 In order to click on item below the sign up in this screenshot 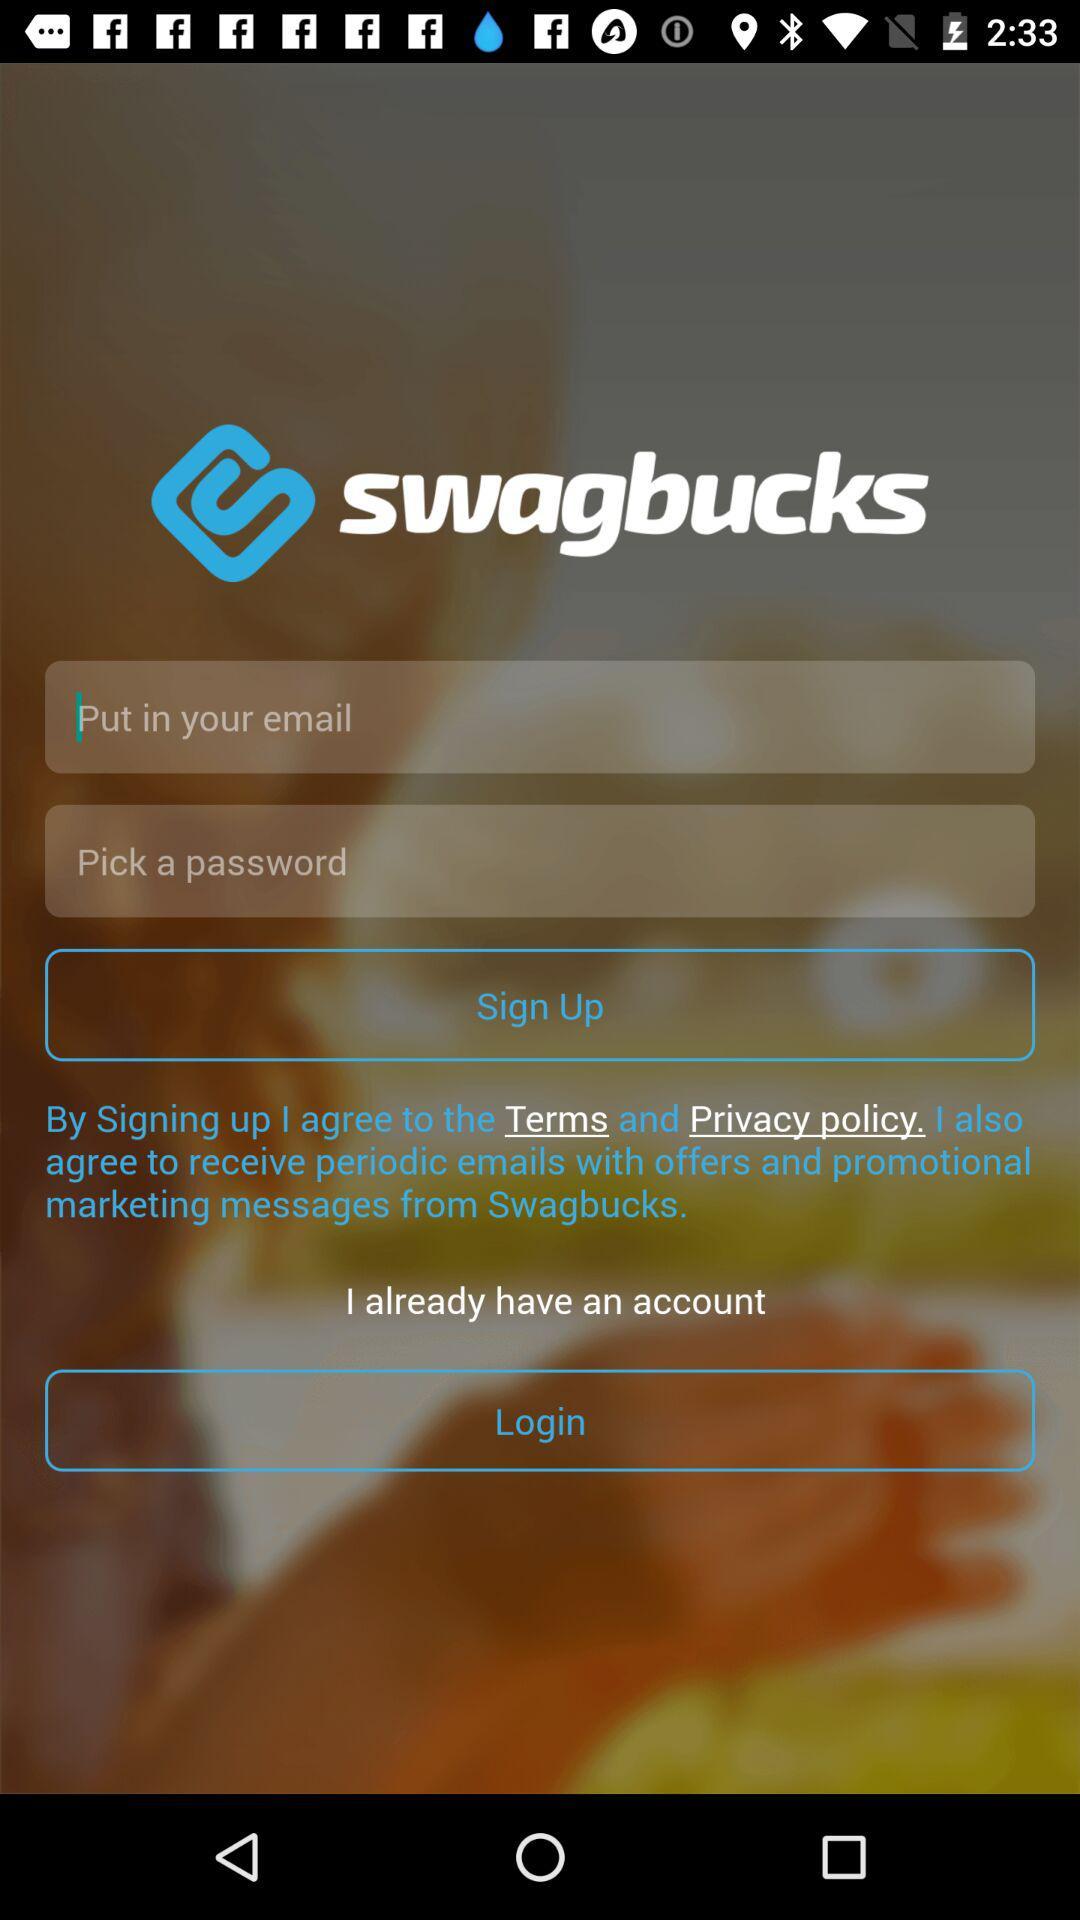, I will do `click(540, 1160)`.